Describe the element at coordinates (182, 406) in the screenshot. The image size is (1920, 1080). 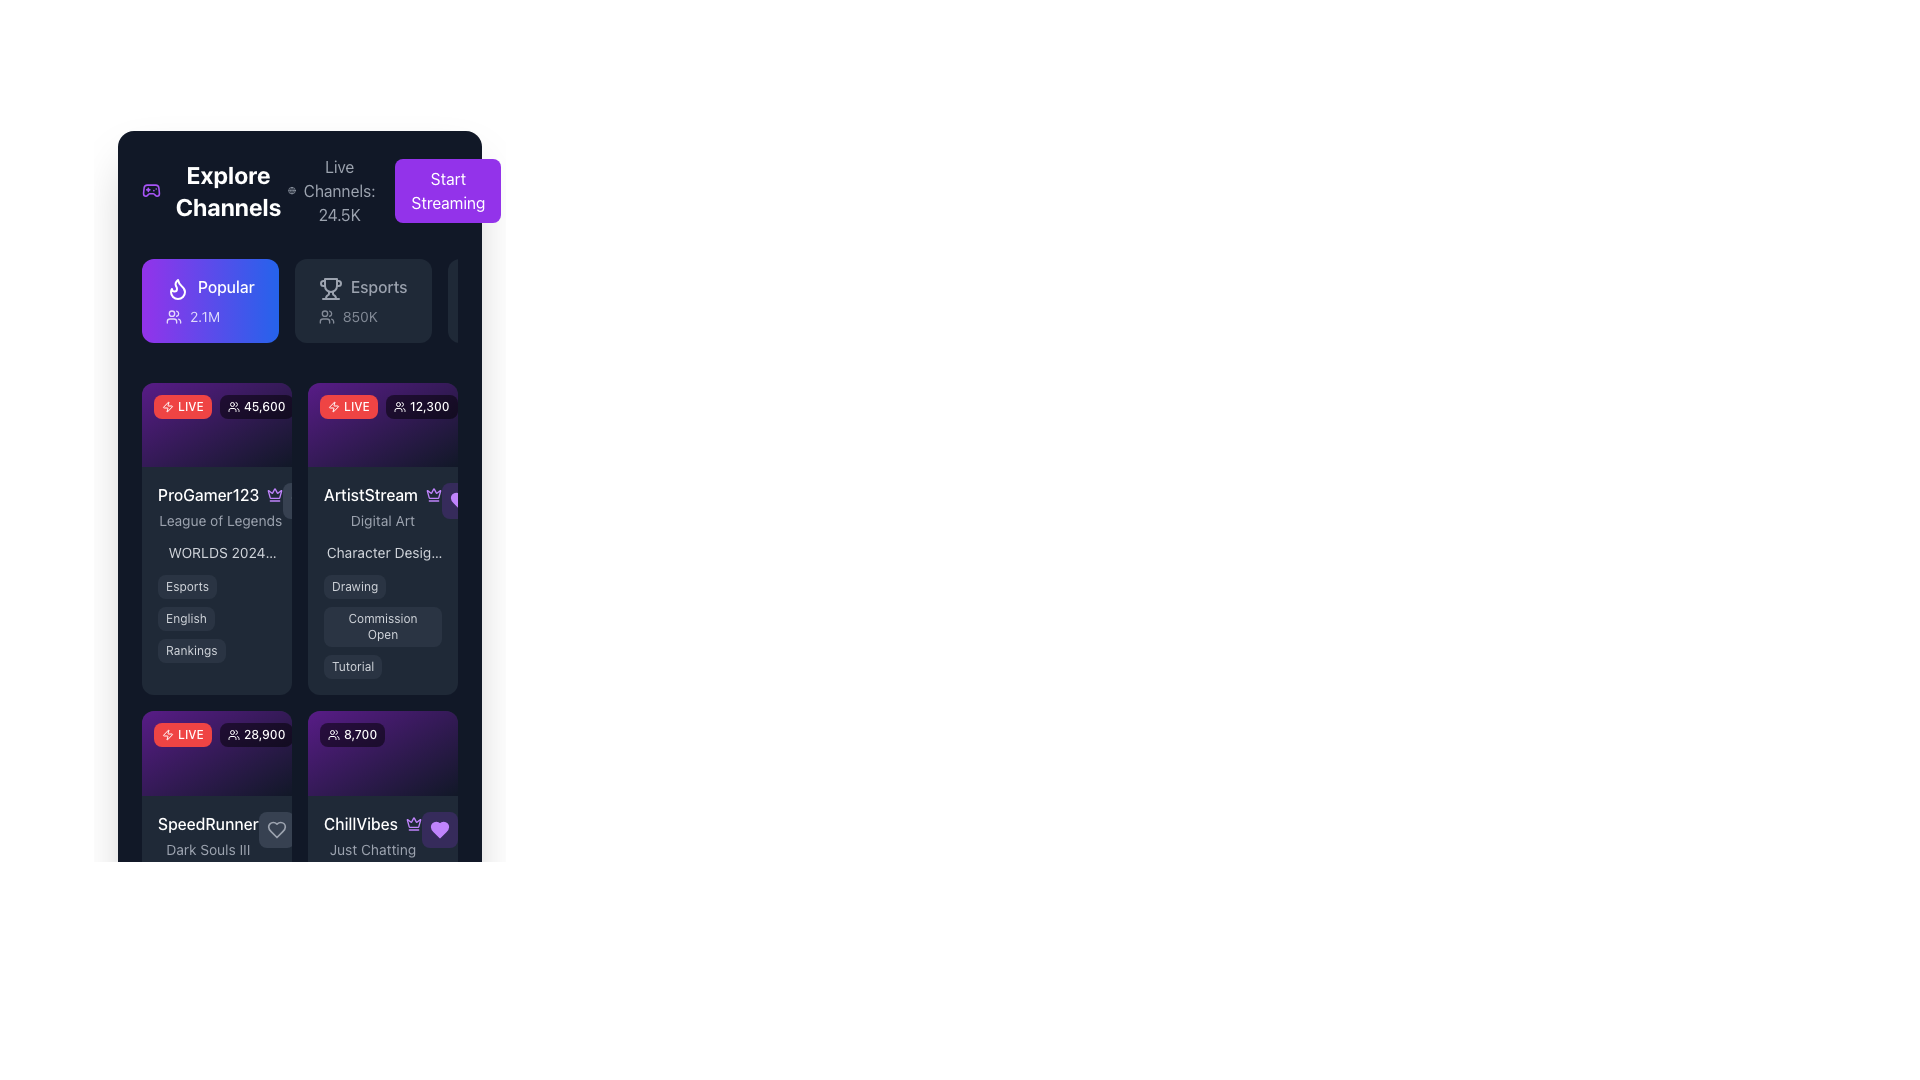
I see `the live indicator label located at the top-left corner of the first content card in the grid under the 'Popular' tab` at that location.